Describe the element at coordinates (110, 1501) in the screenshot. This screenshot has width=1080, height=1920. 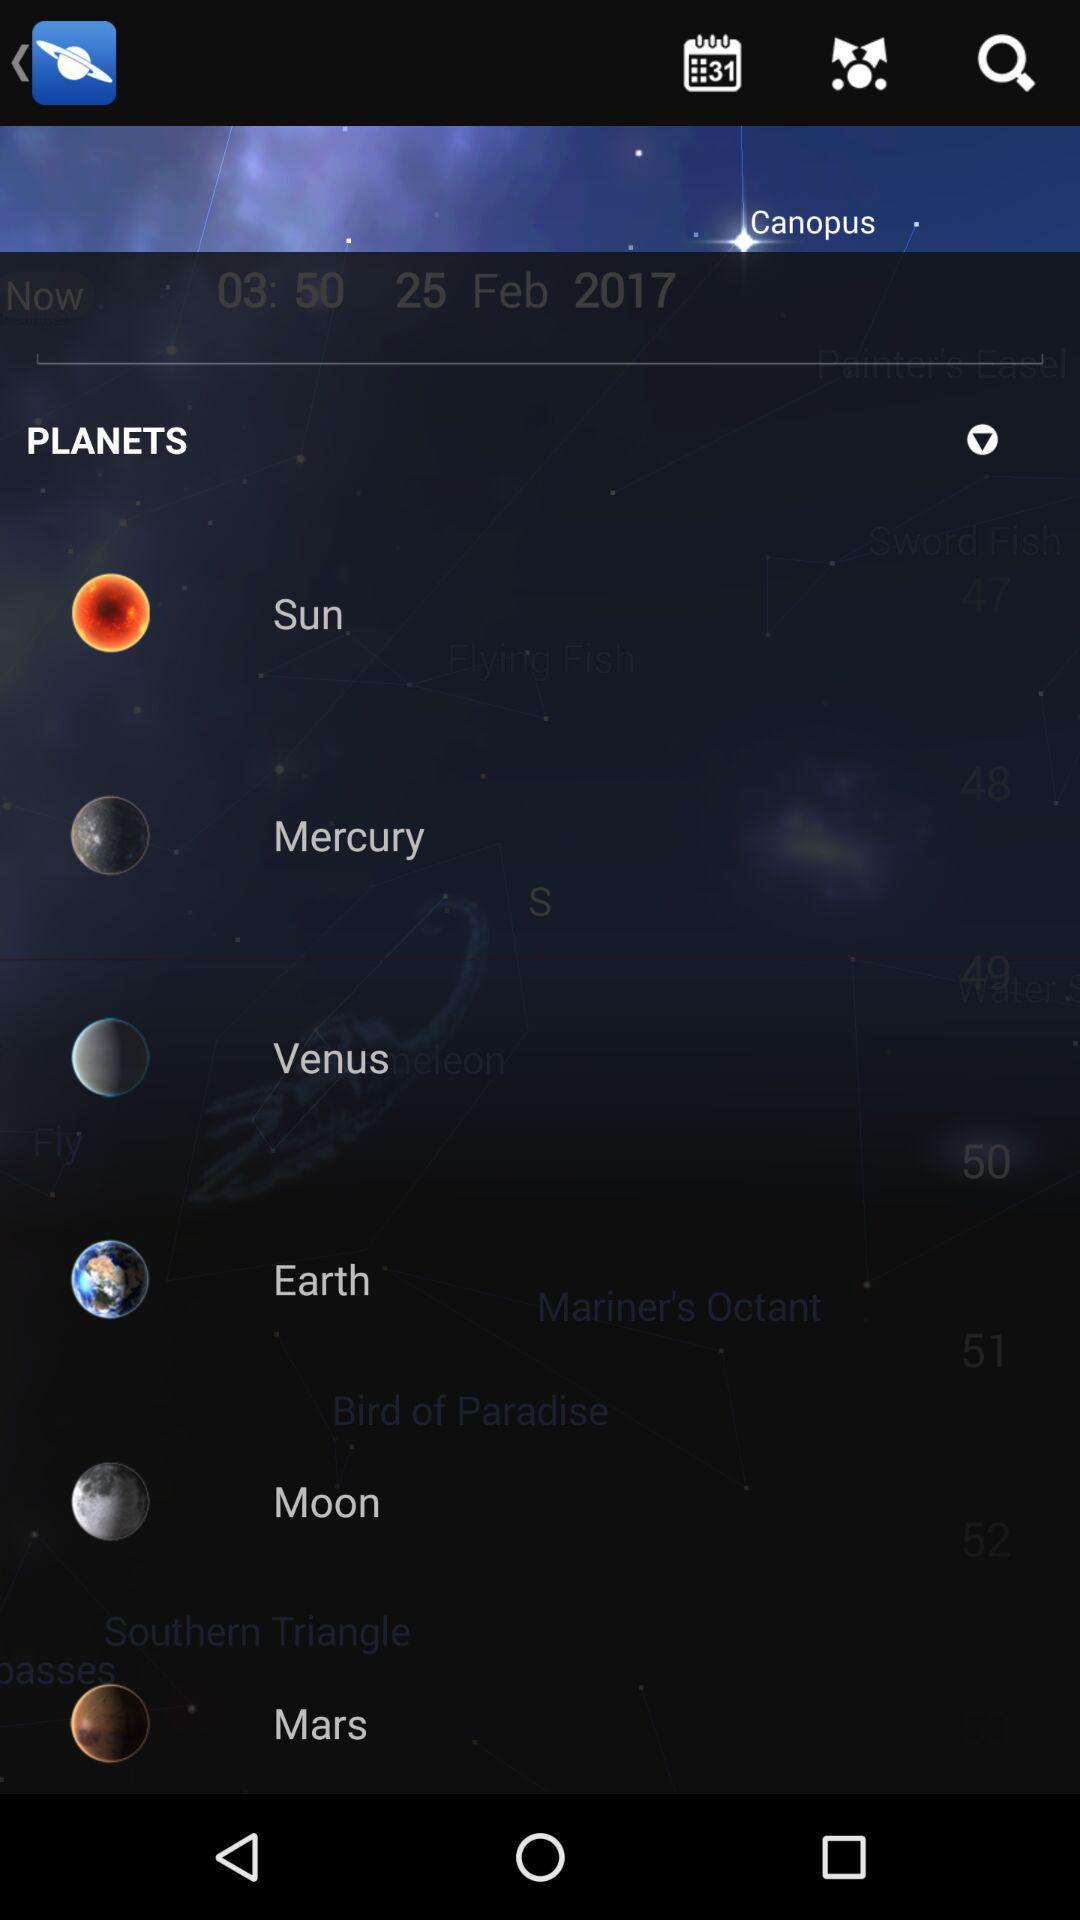
I see `moon option icon` at that location.